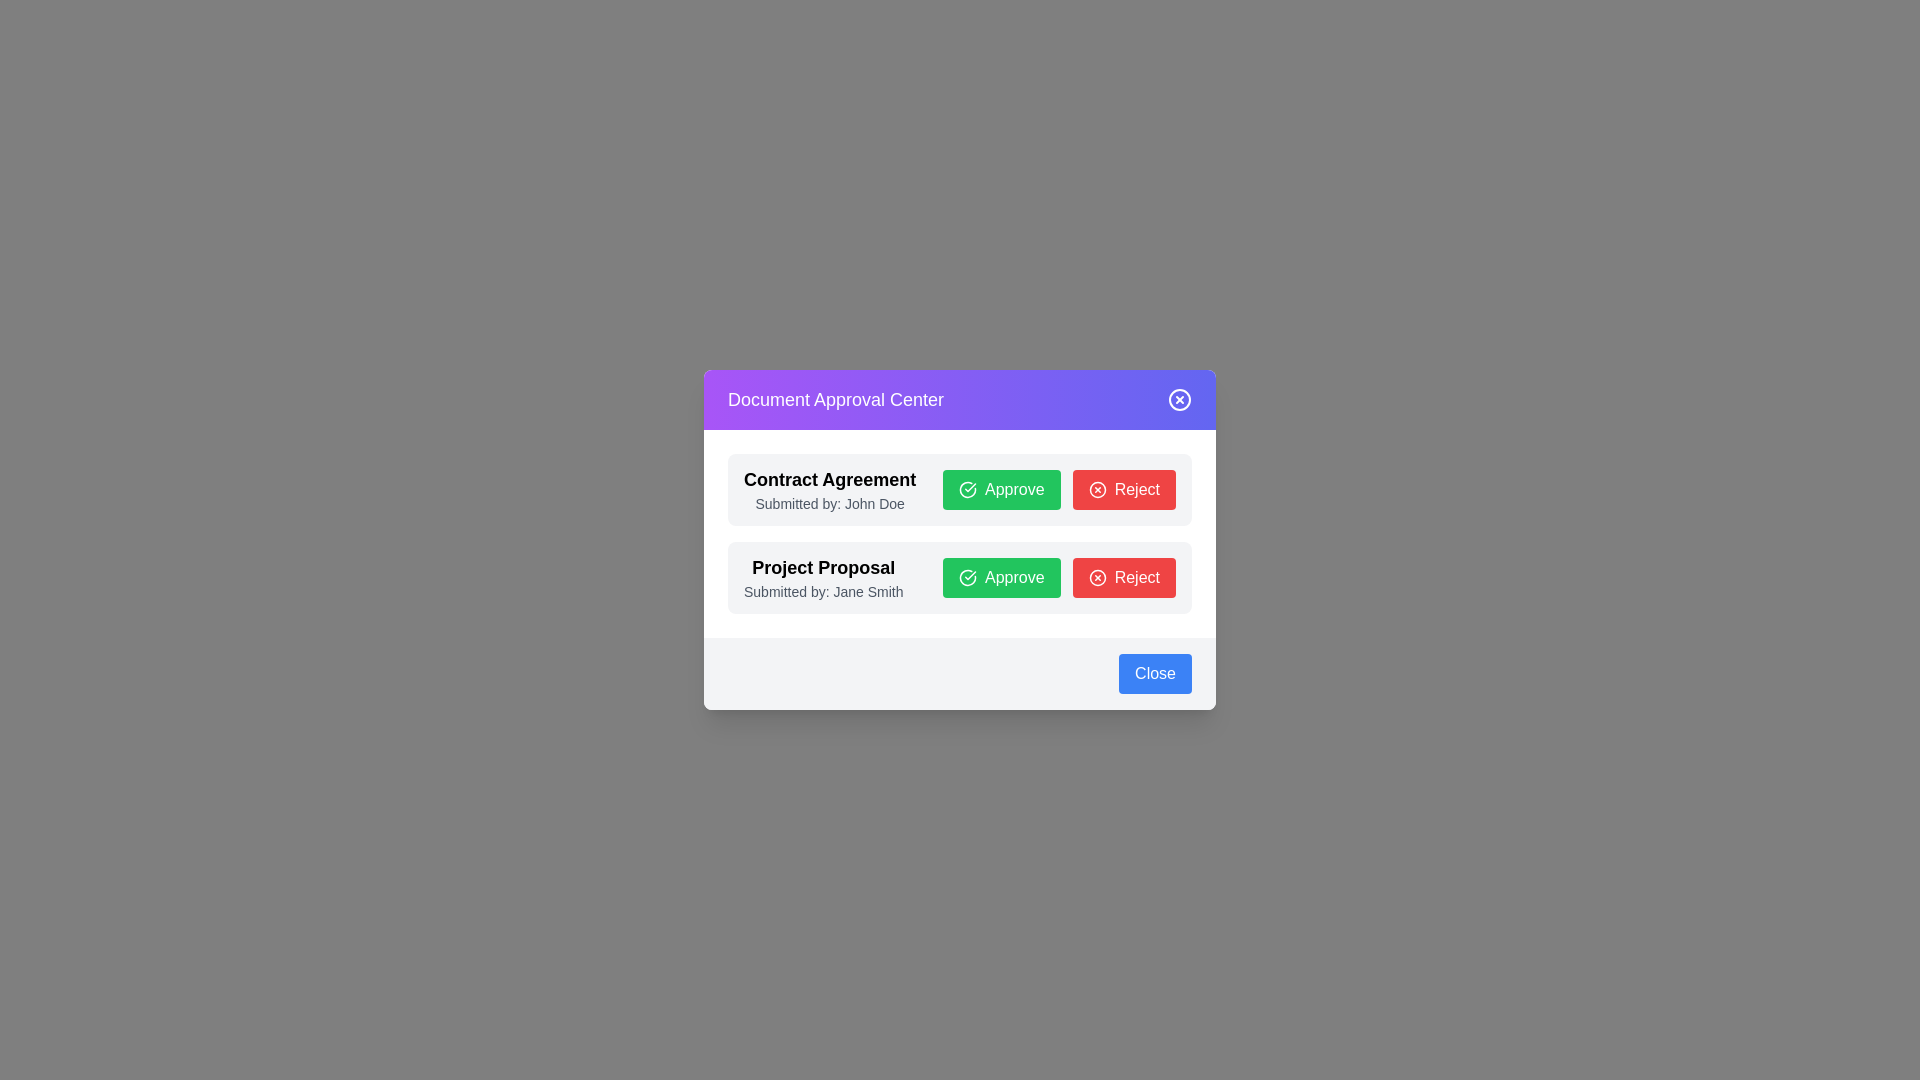 This screenshot has height=1080, width=1920. What do you see at coordinates (830, 503) in the screenshot?
I see `the Text label that displays the name of the individual who submitted the contract for review, located under the 'Contract Agreement' heading and above the 'Approve' and 'Reject' buttons` at bounding box center [830, 503].